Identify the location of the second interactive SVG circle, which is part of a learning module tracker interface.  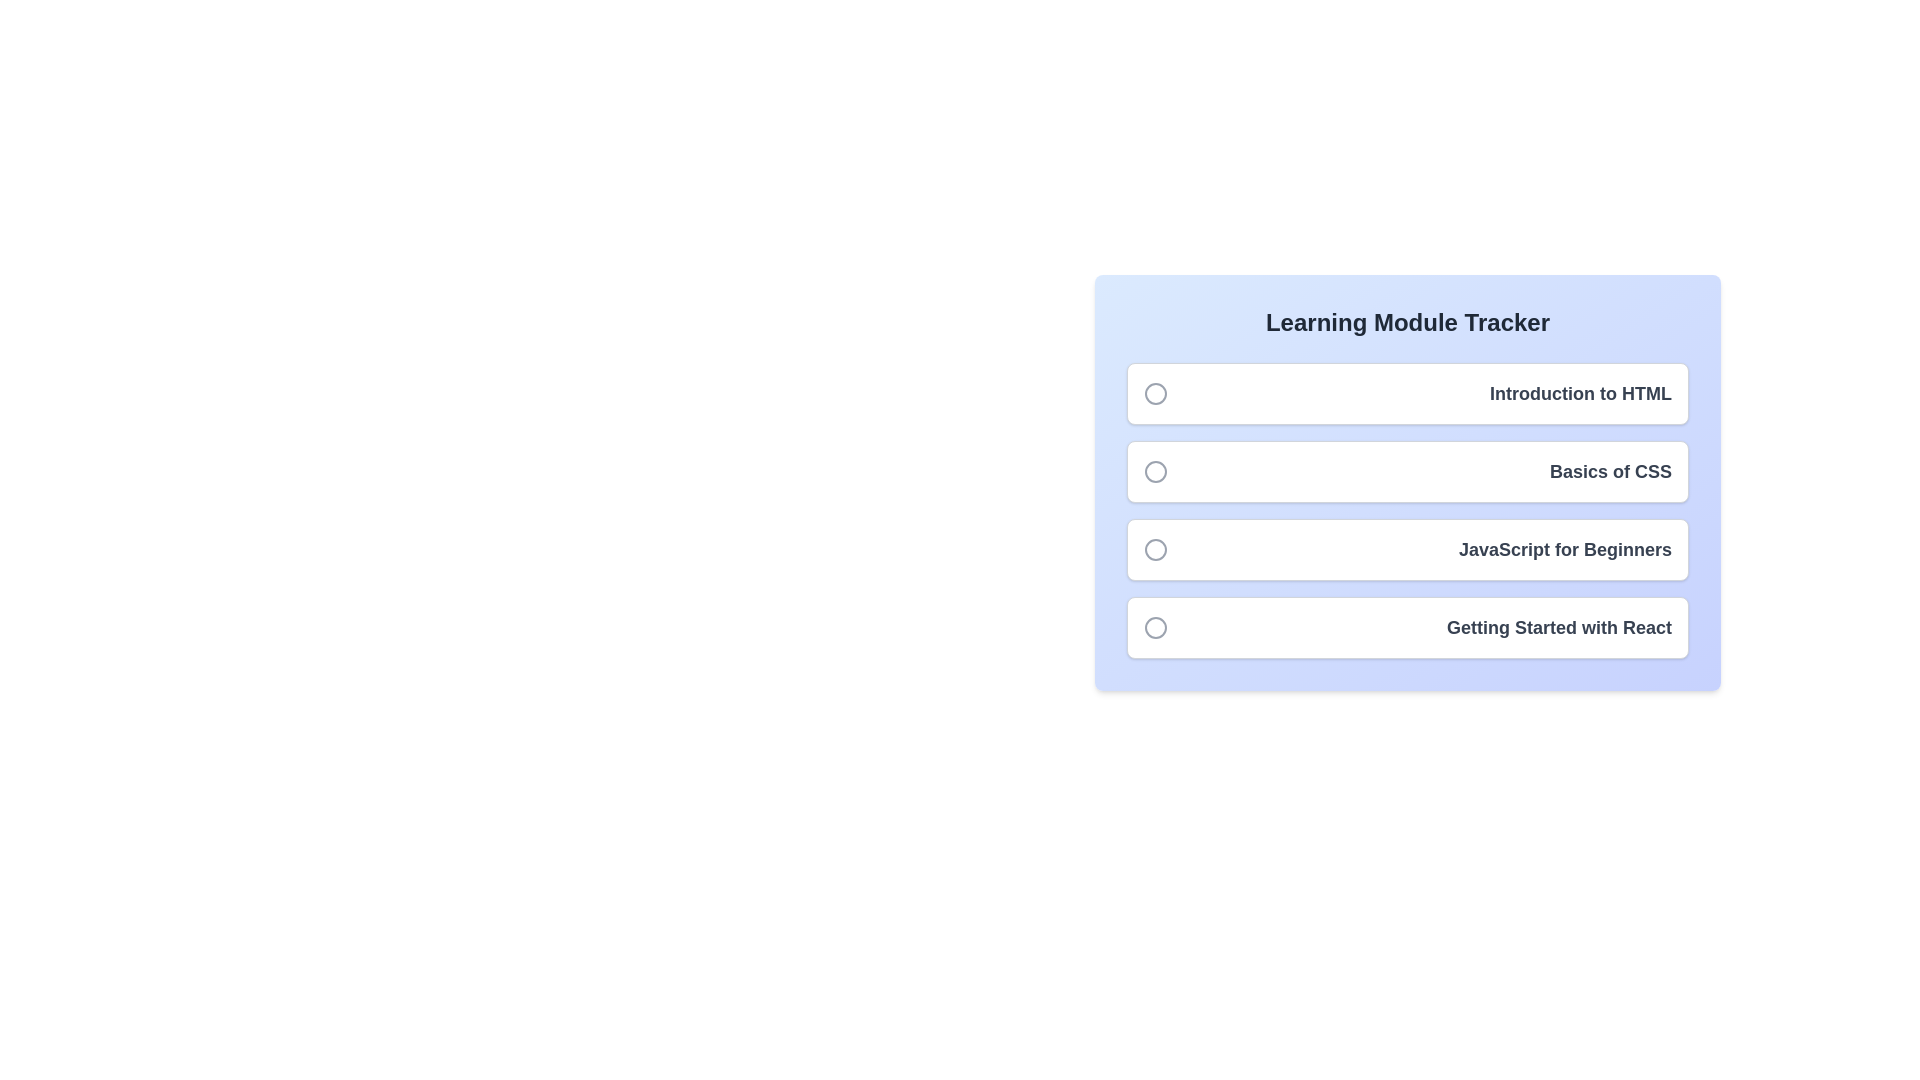
(1156, 471).